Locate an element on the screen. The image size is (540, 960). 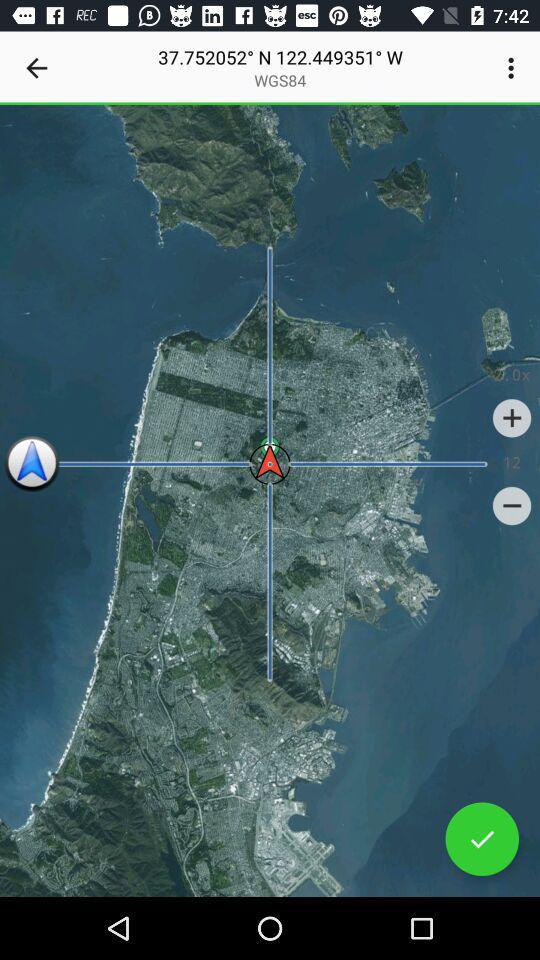
item to the left of 37 752052 n item is located at coordinates (36, 68).